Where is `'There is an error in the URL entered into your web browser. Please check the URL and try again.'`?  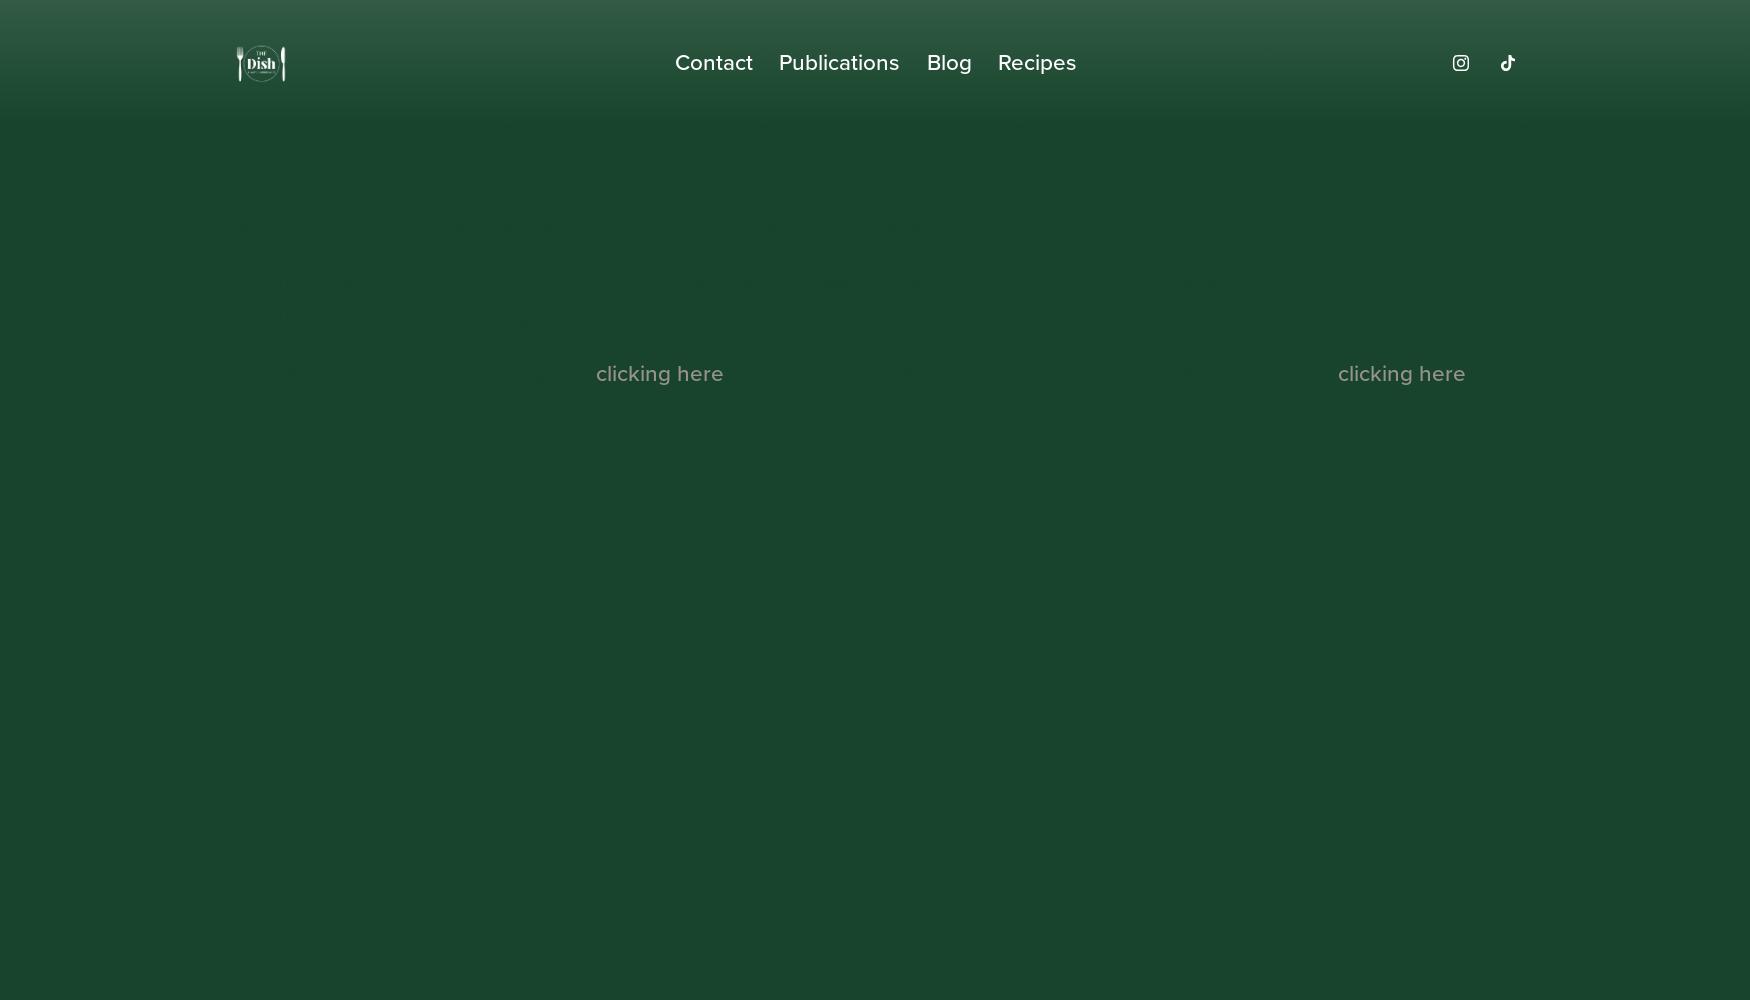 'There is an error in the URL entered into your web browser. Please check the URL and try again.' is located at coordinates (756, 283).